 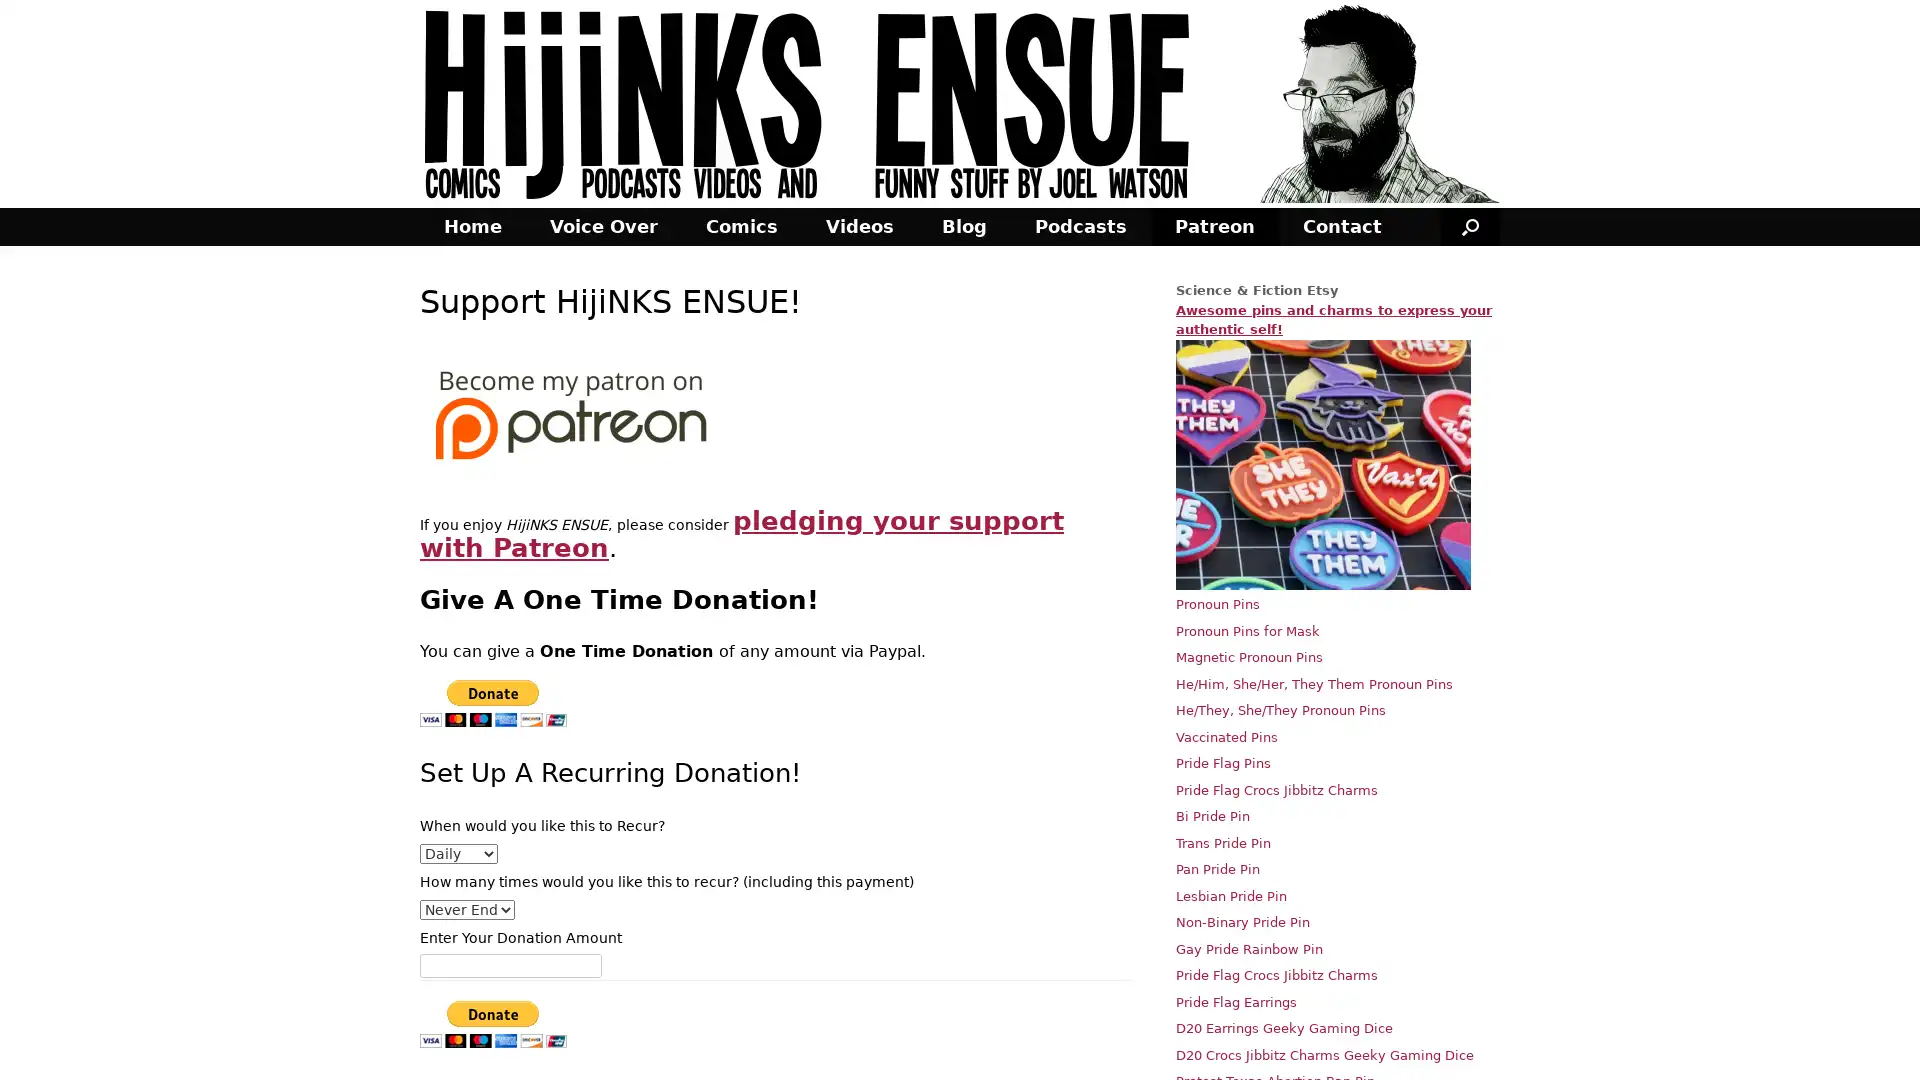 I want to click on PayPal - The safer, easier way to pay online!, so click(x=493, y=1023).